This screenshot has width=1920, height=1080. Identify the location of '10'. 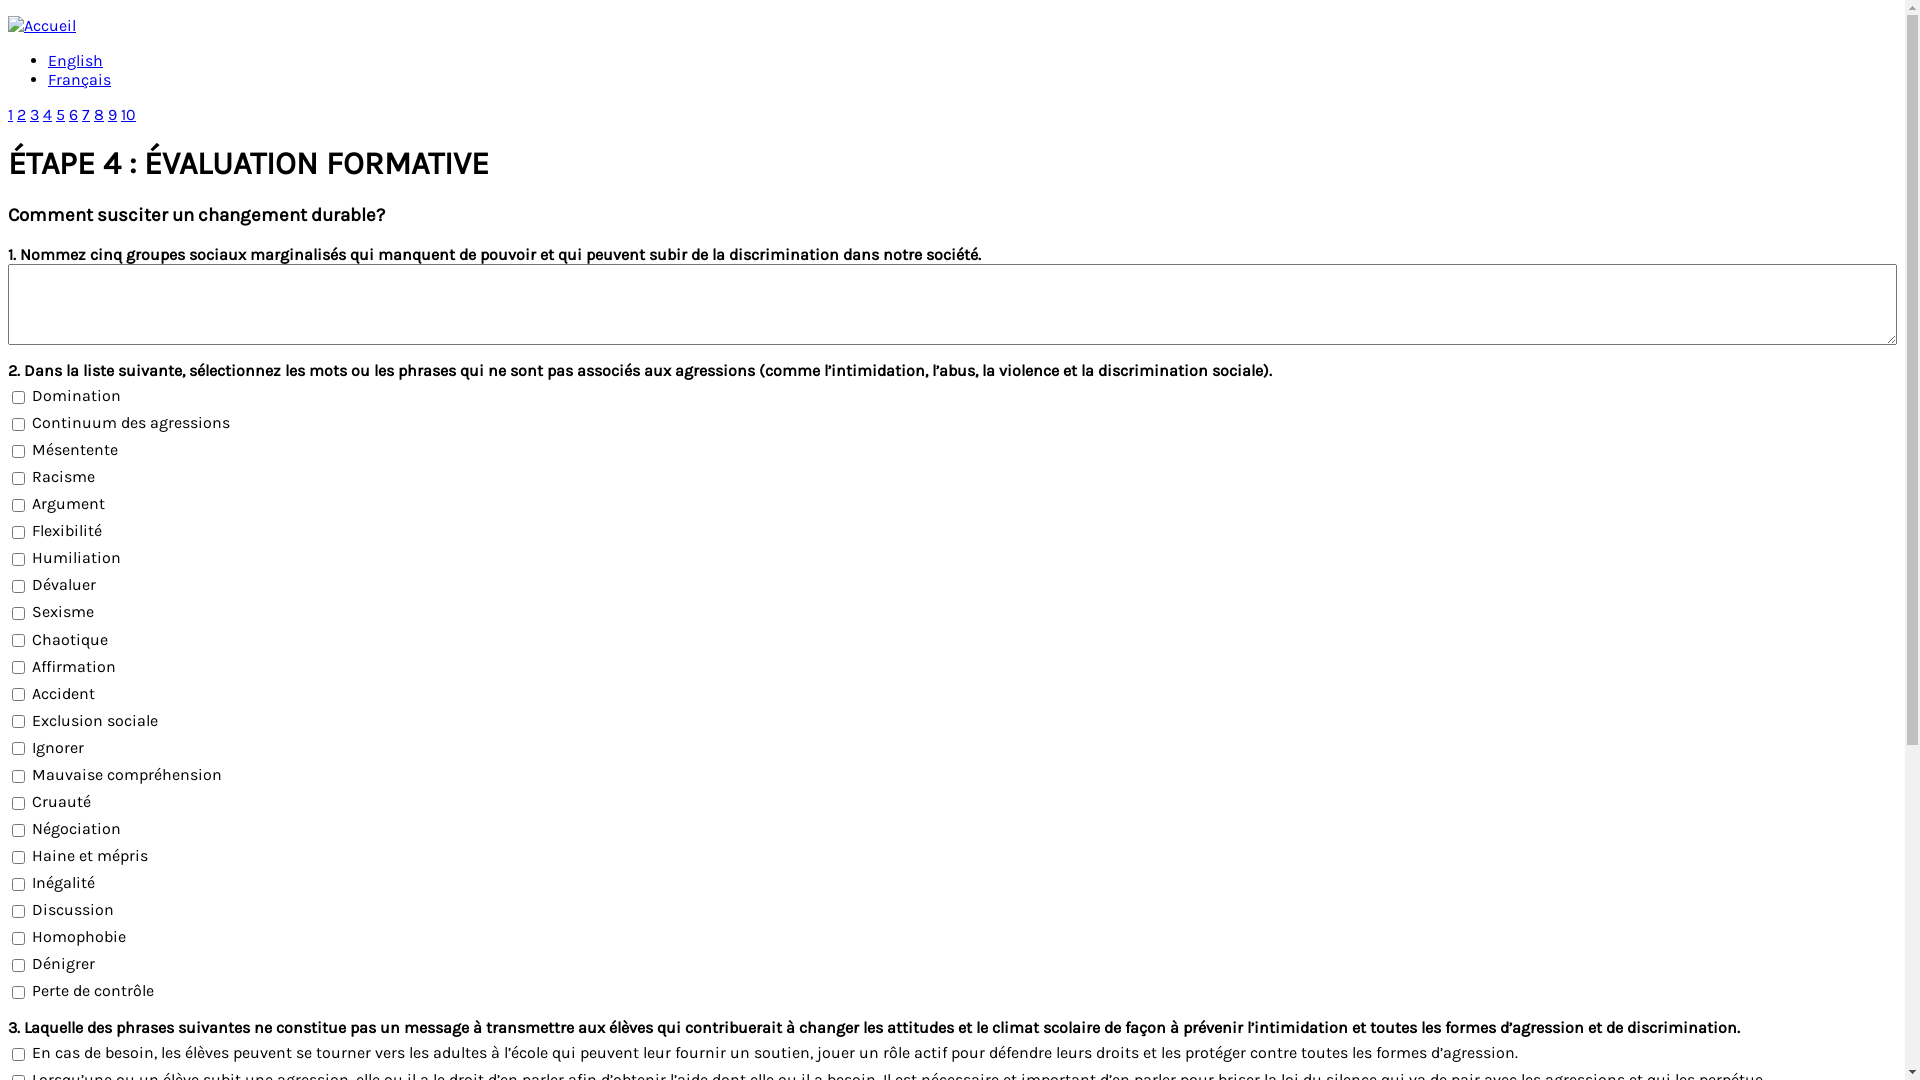
(119, 114).